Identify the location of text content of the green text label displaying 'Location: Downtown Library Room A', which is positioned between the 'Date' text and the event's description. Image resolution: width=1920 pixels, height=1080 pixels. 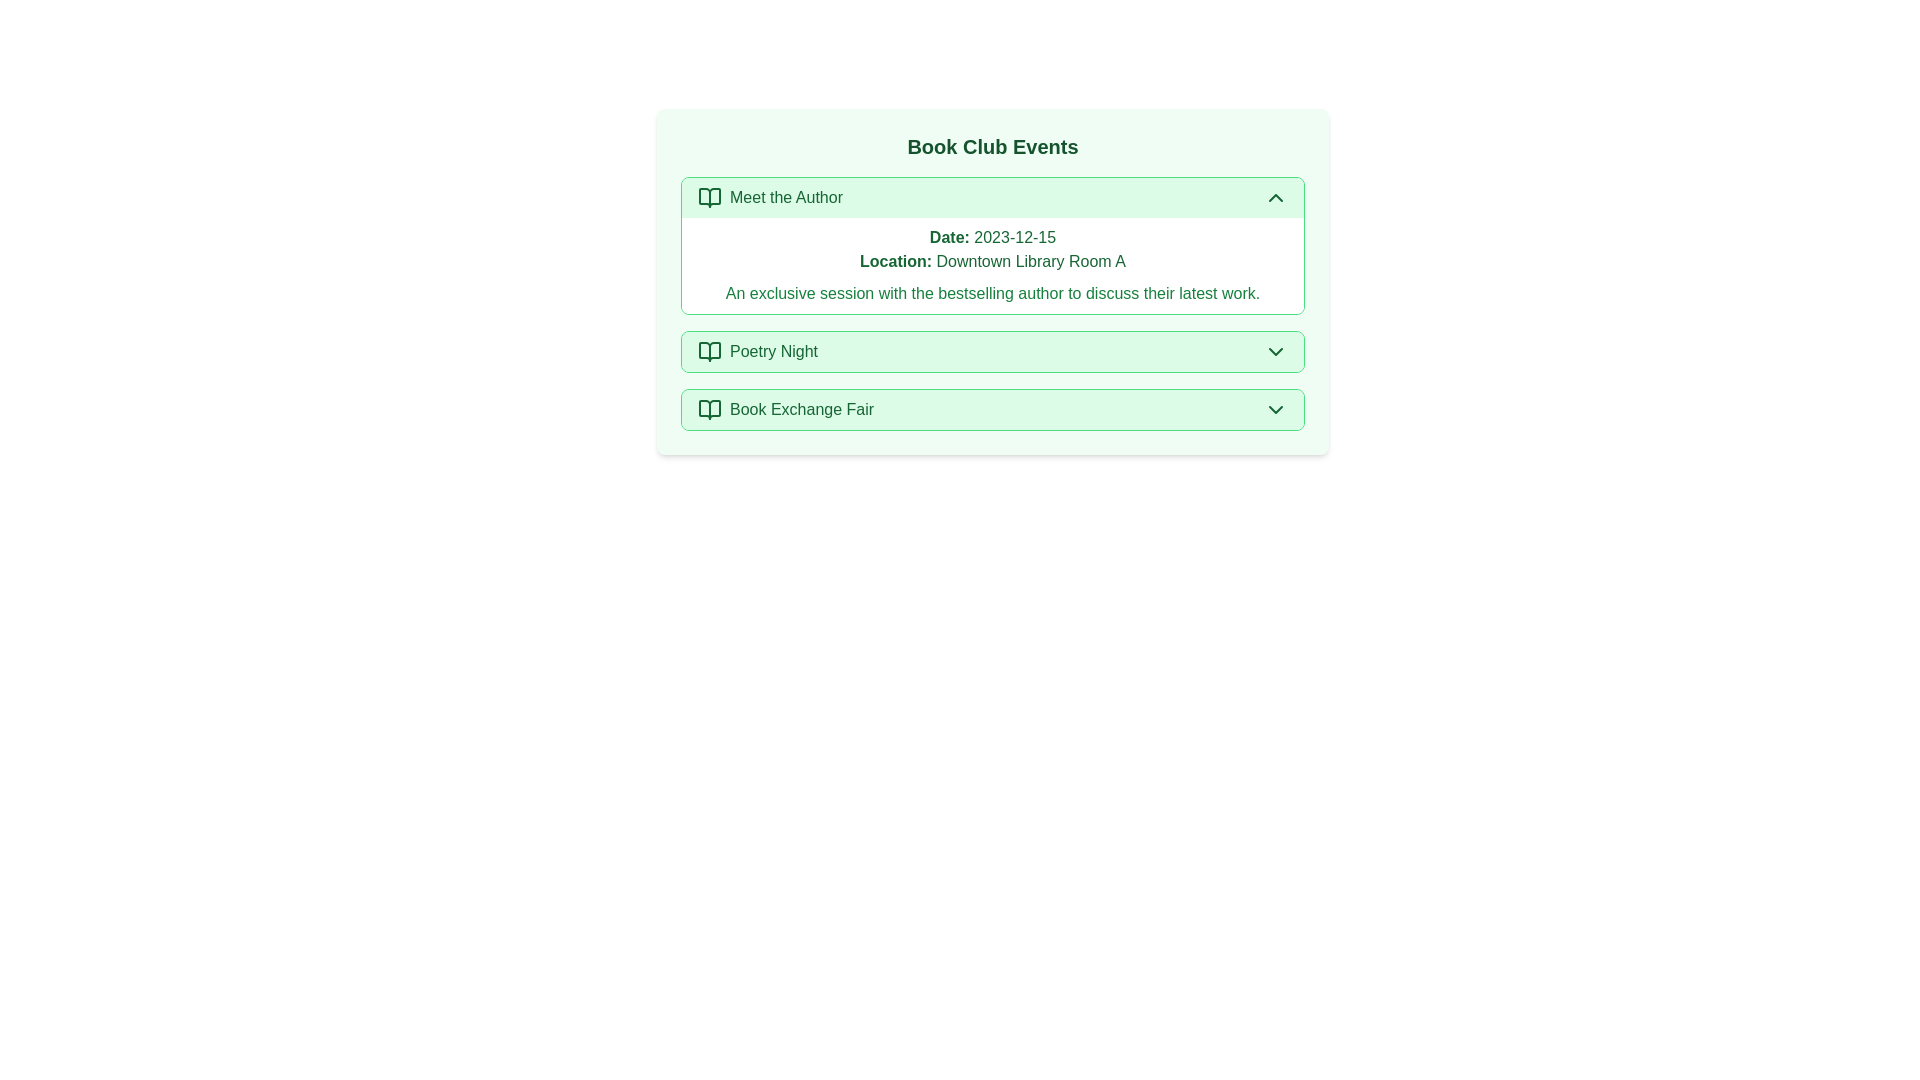
(993, 261).